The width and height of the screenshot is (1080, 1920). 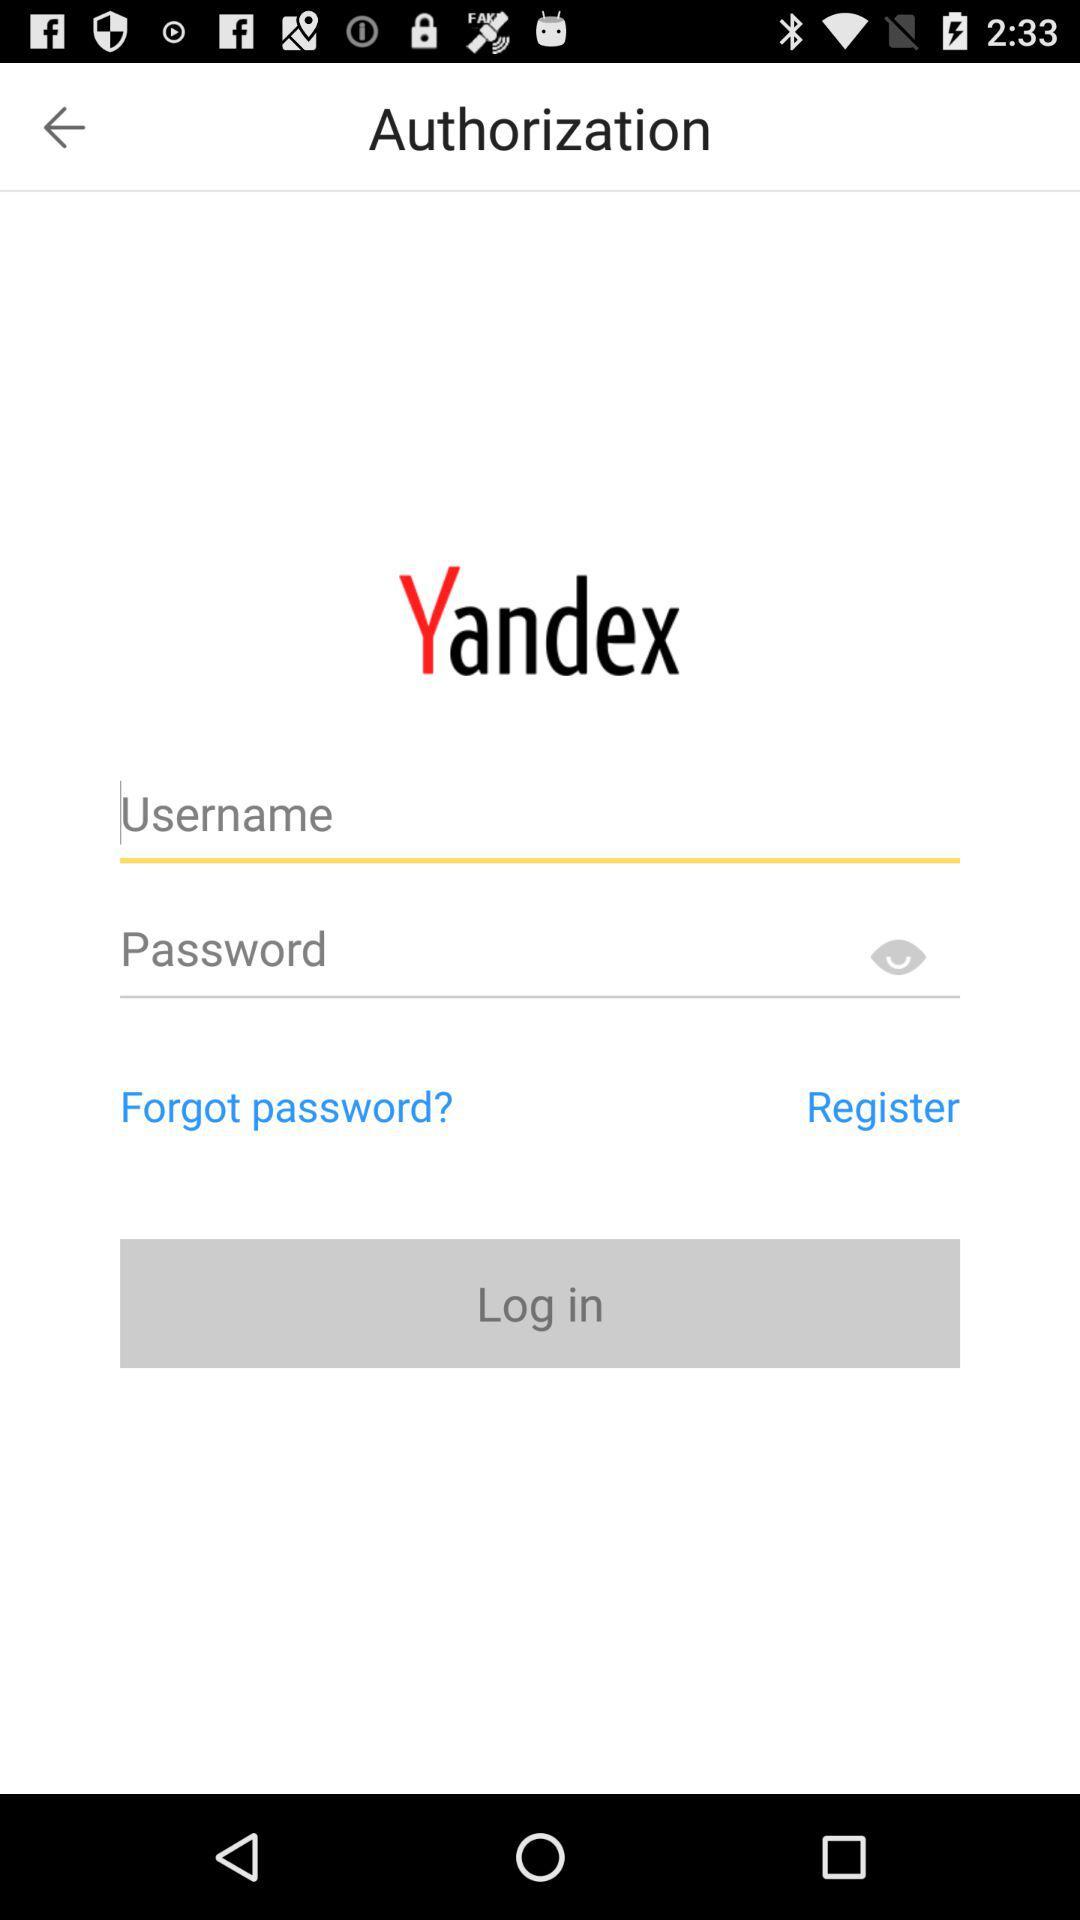 I want to click on username, so click(x=540, y=821).